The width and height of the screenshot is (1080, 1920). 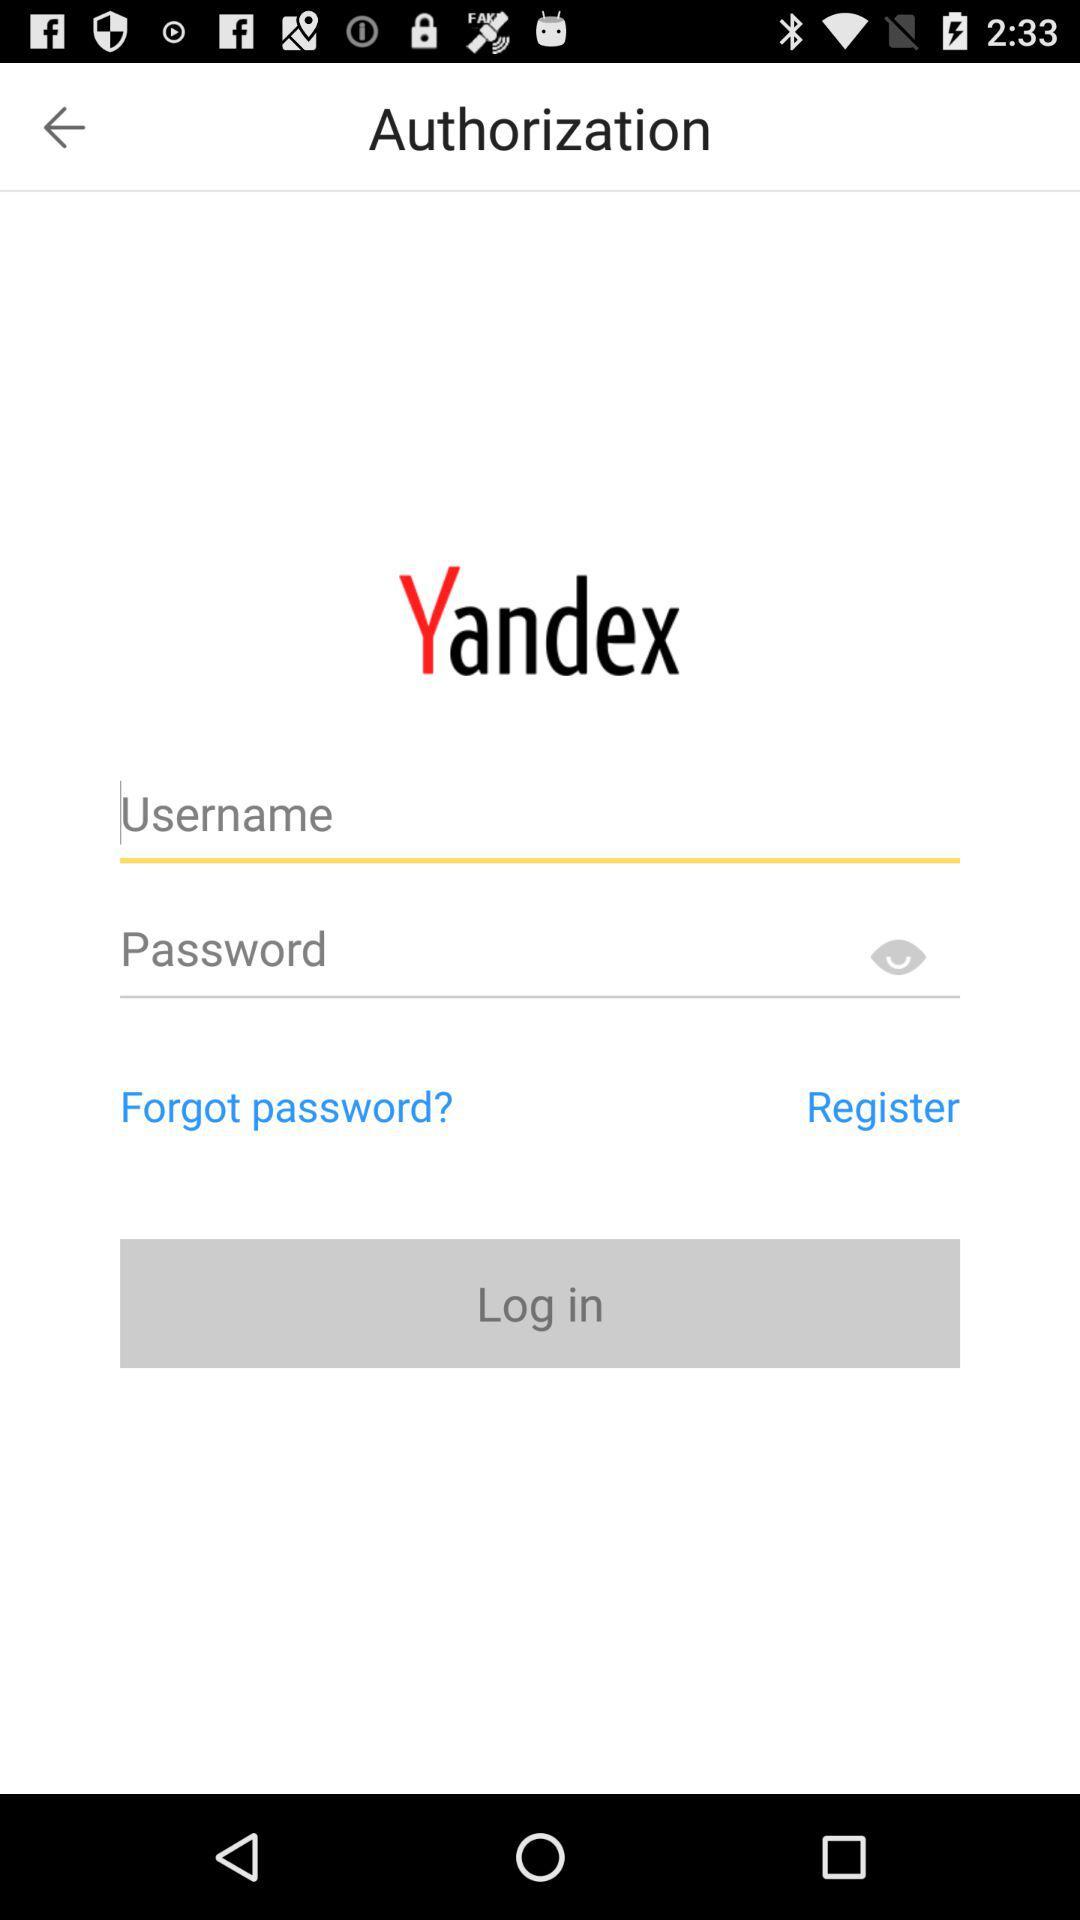 I want to click on username, so click(x=540, y=821).